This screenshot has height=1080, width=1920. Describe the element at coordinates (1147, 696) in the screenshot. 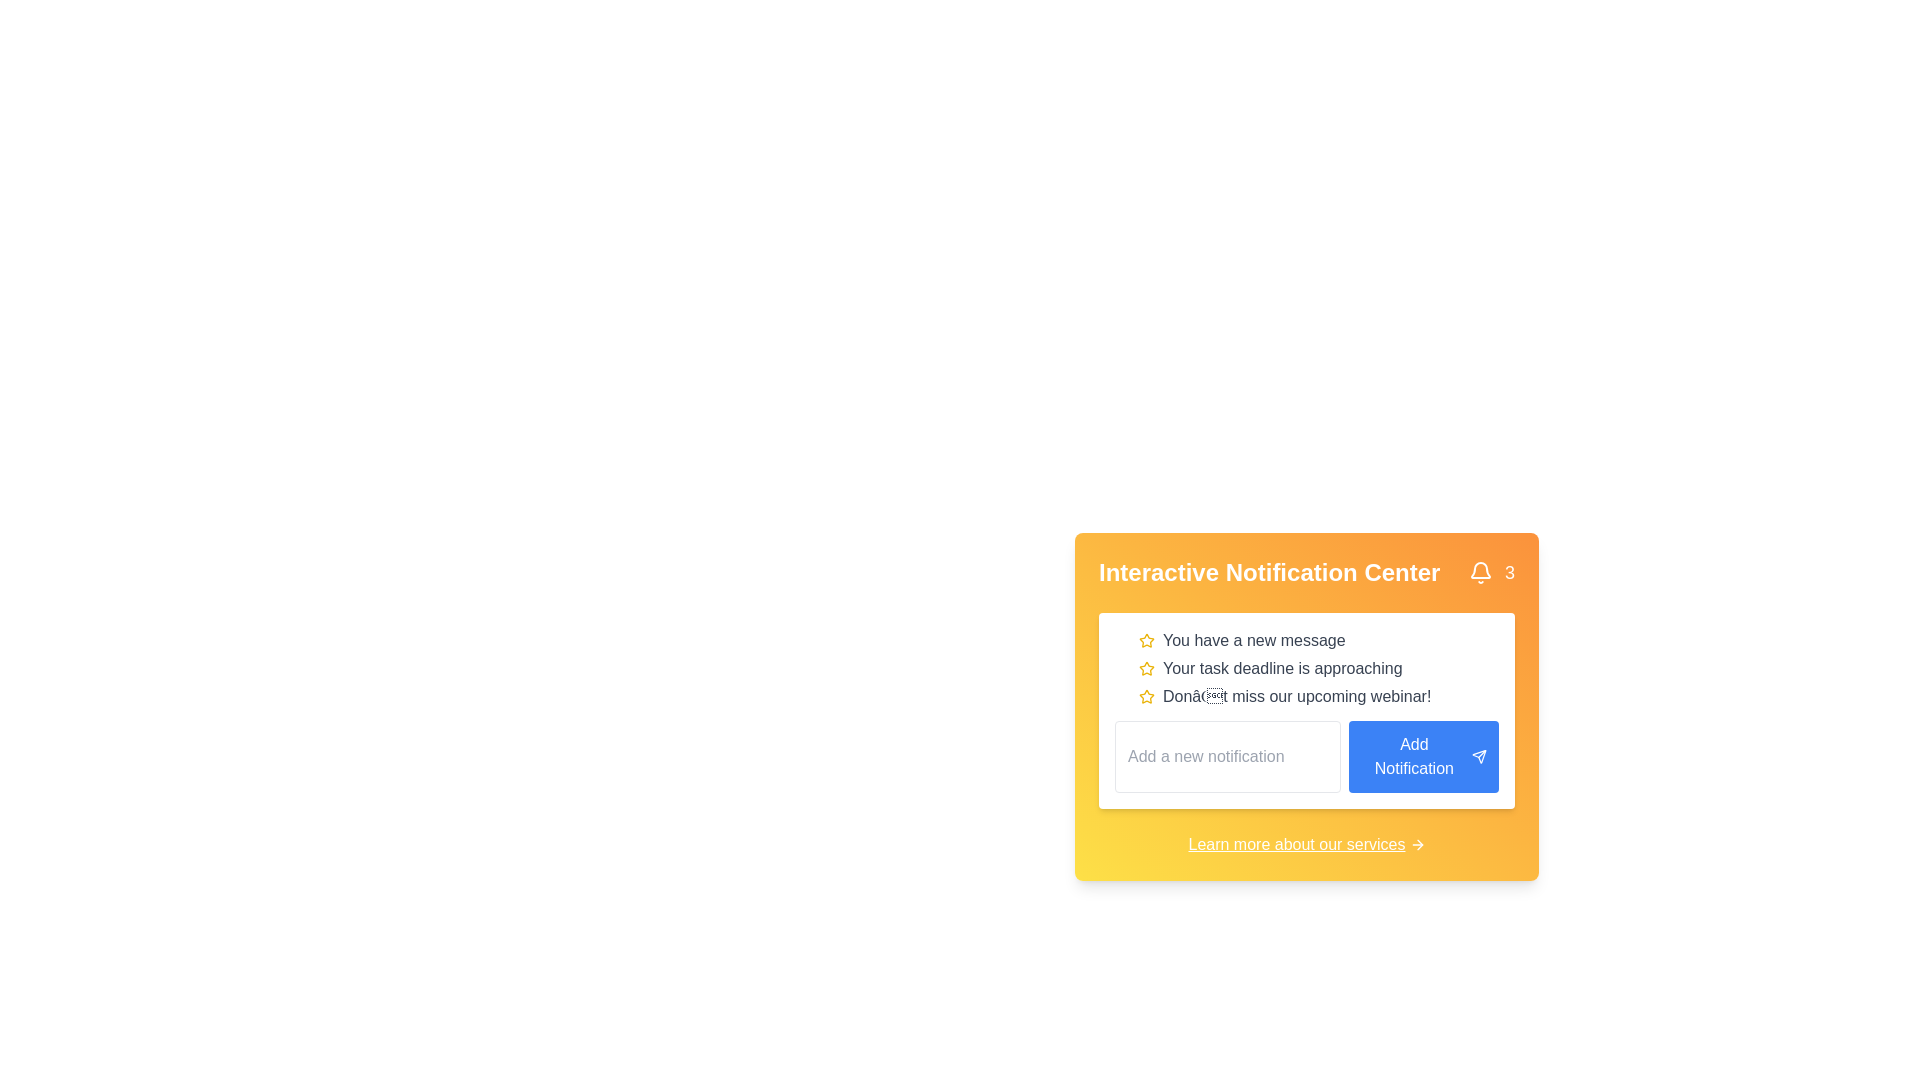

I see `the decorative icon located at the leftmost position of the notification text 'Don’t miss our upcoming webinar!' in the lower right section of the interface` at that location.